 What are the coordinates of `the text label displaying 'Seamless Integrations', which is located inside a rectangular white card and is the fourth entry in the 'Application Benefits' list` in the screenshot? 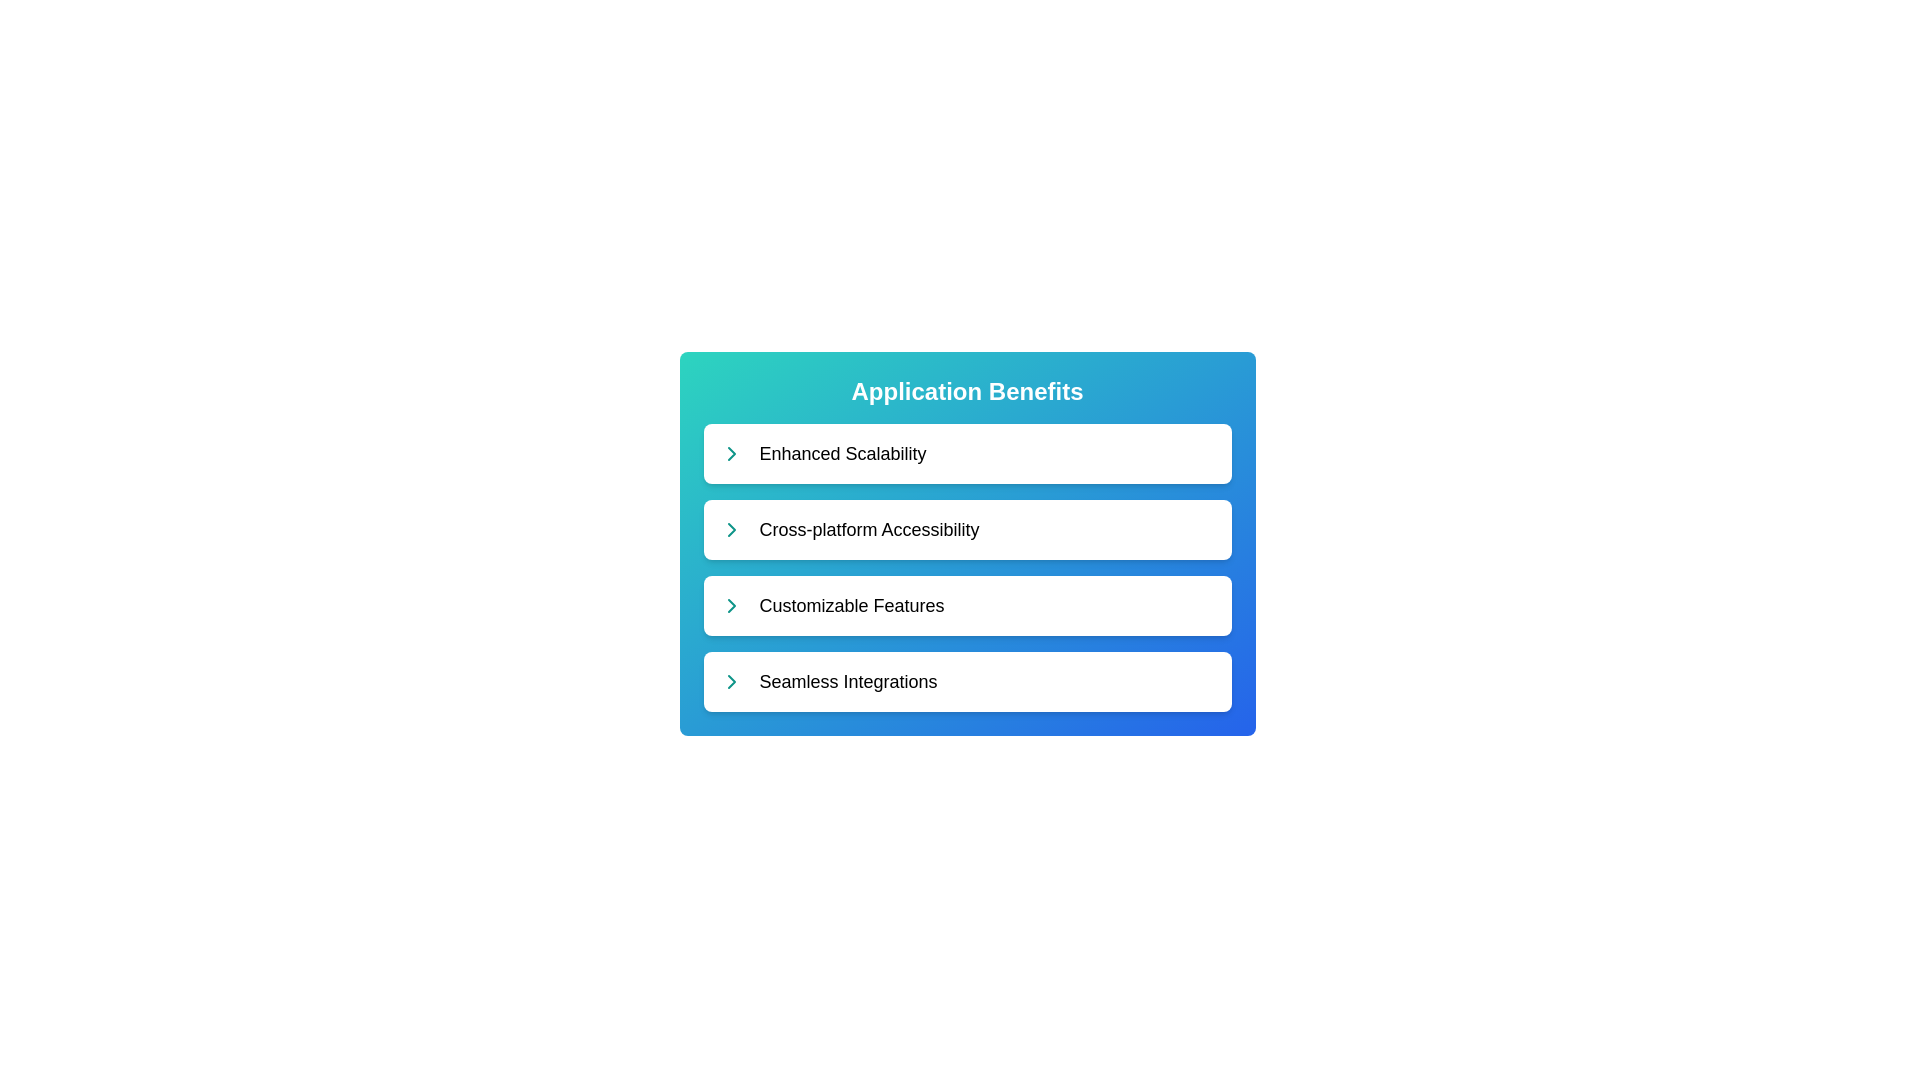 It's located at (848, 681).